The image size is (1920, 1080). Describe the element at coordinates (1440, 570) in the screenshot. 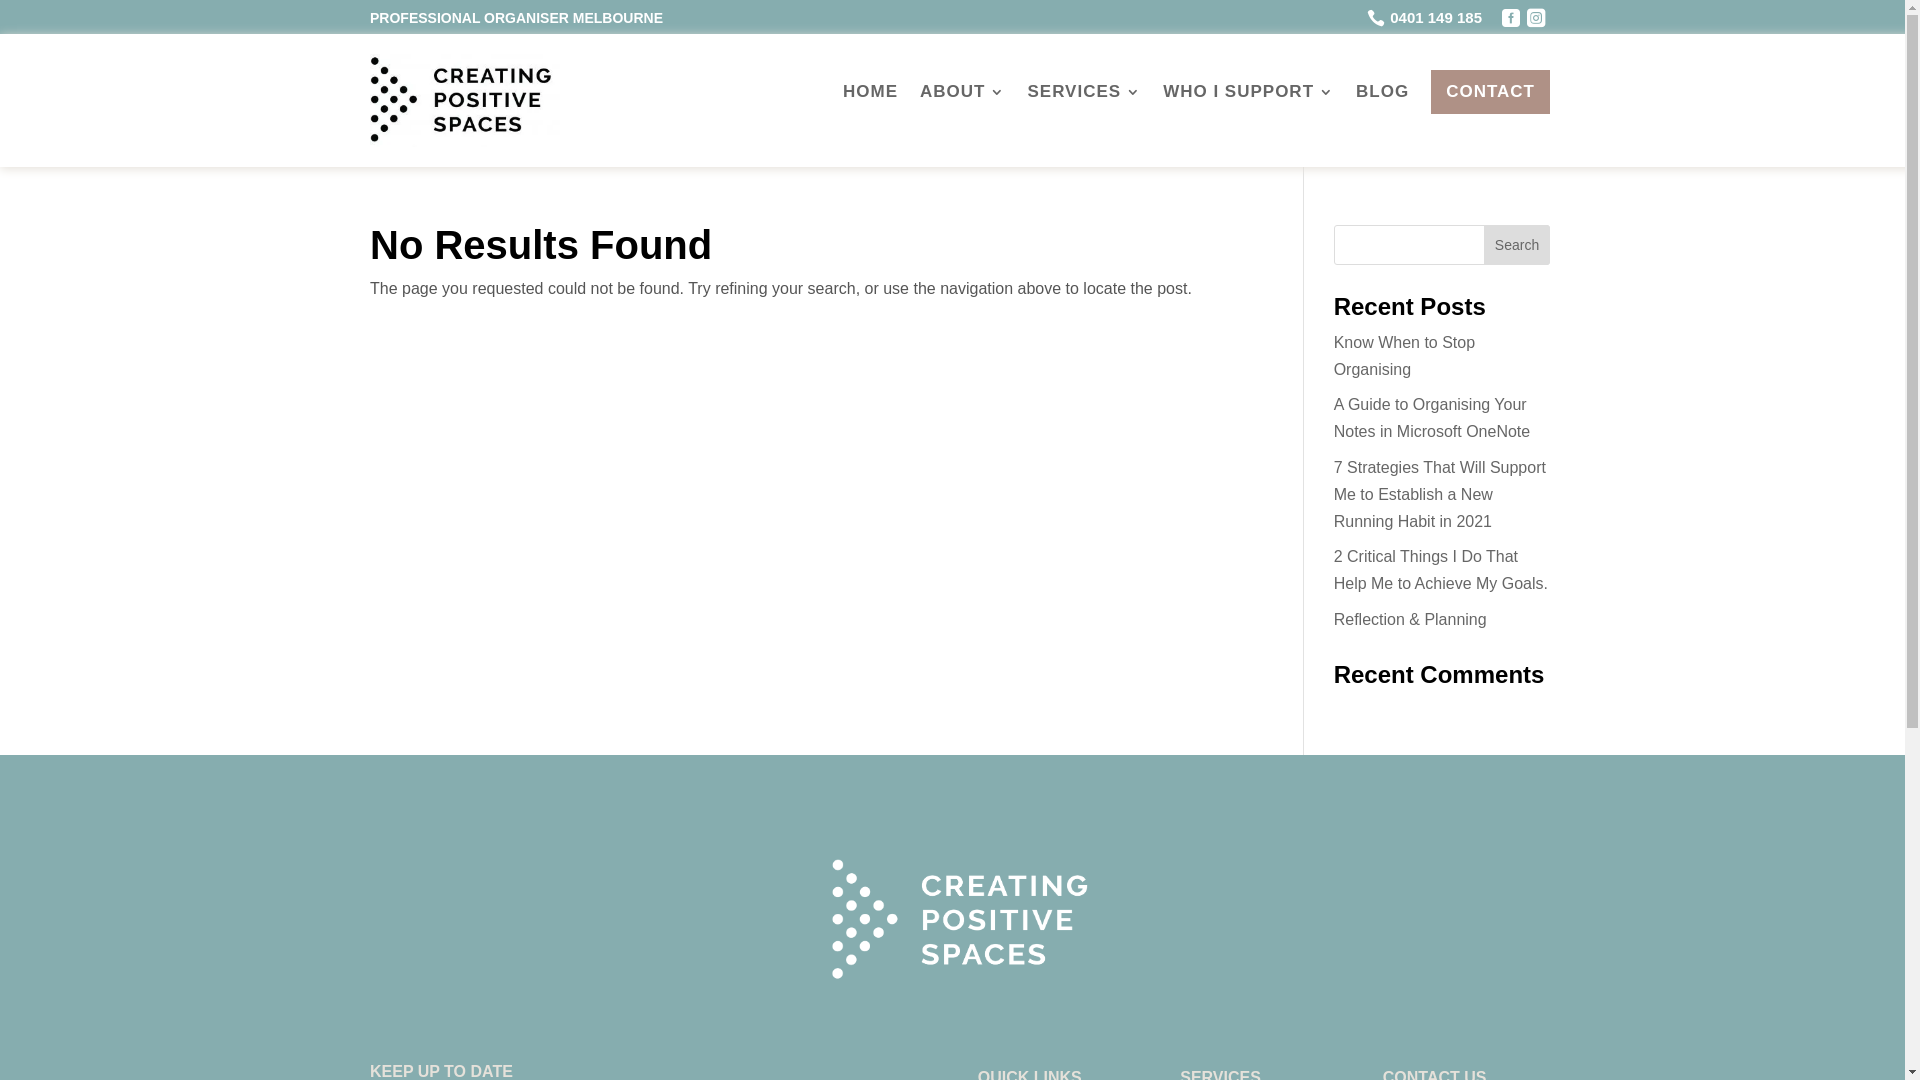

I see `'2 Critical Things I Do That Help Me to Achieve My Goals.'` at that location.